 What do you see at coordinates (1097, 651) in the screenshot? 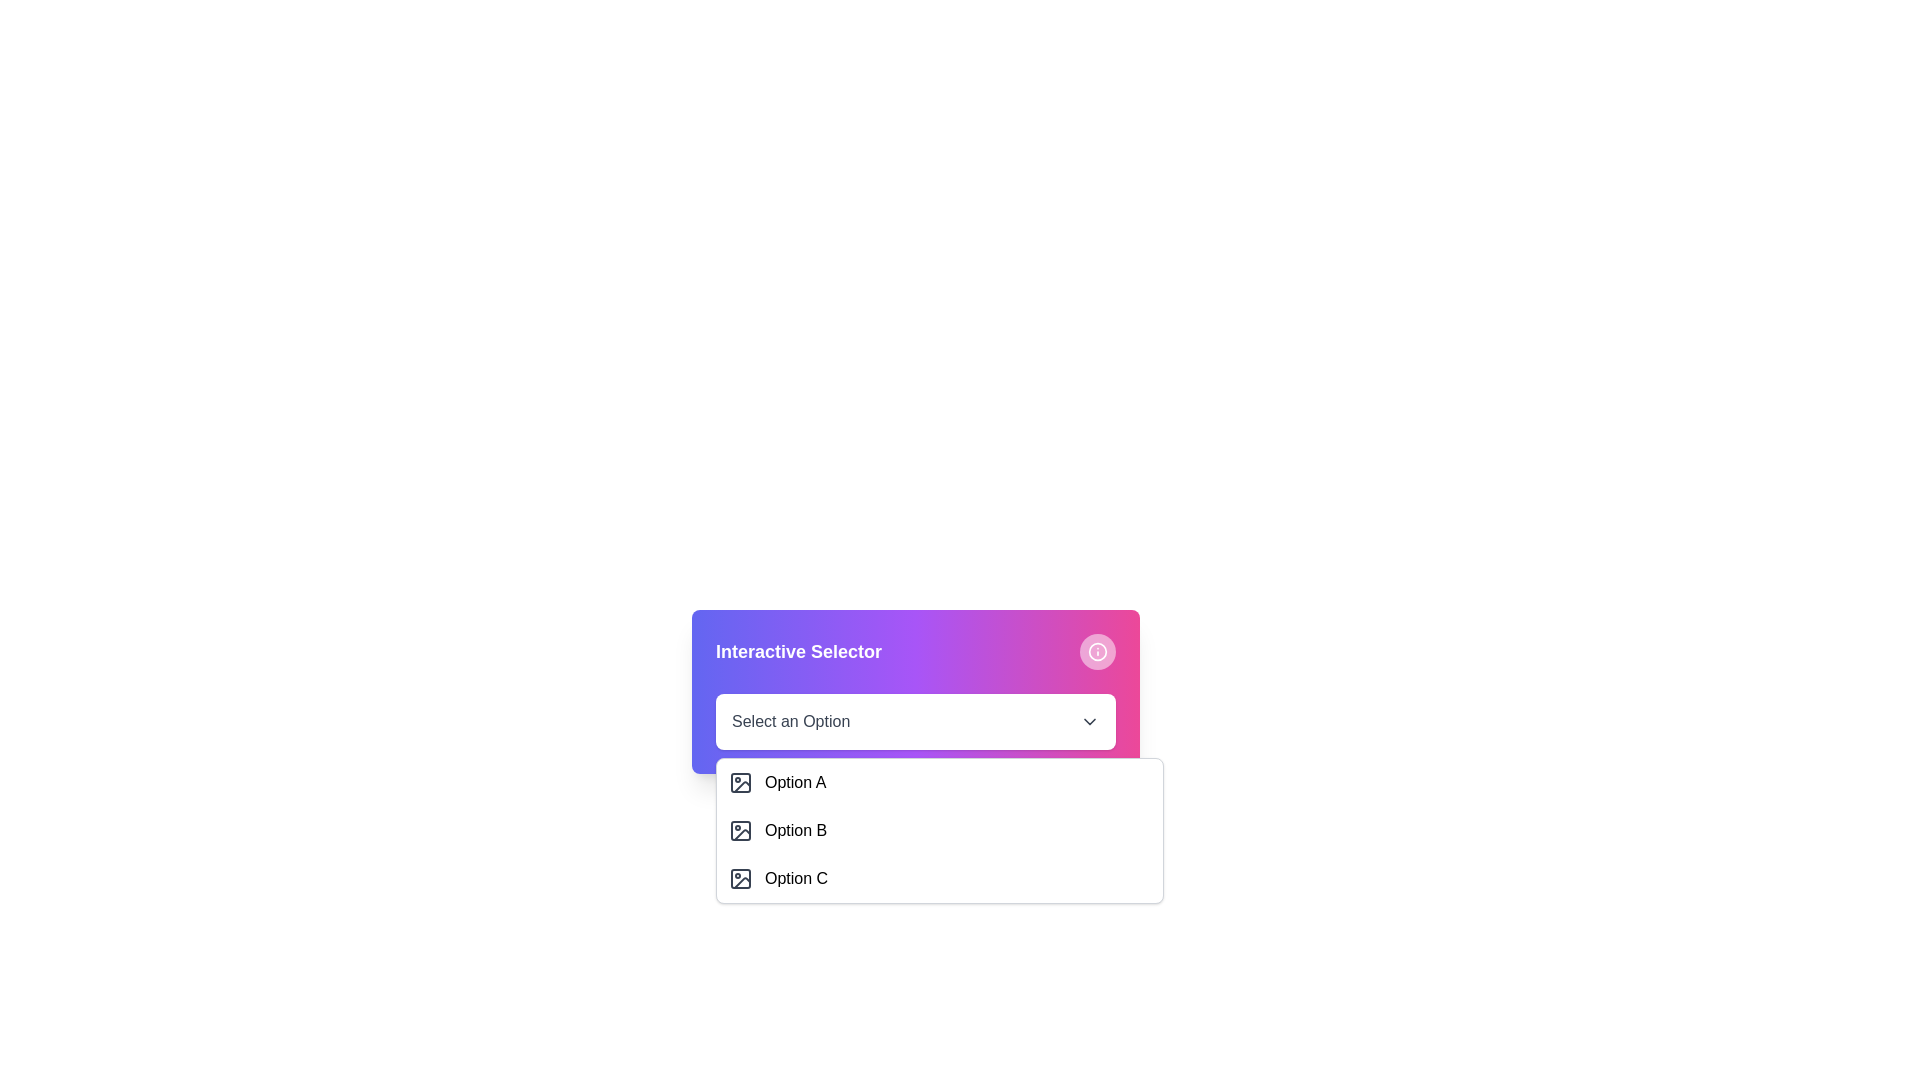
I see `the central circle of the 'info' icon located at the top-right corner of the panel, which visually enhances the icon to signify additional options or context` at bounding box center [1097, 651].